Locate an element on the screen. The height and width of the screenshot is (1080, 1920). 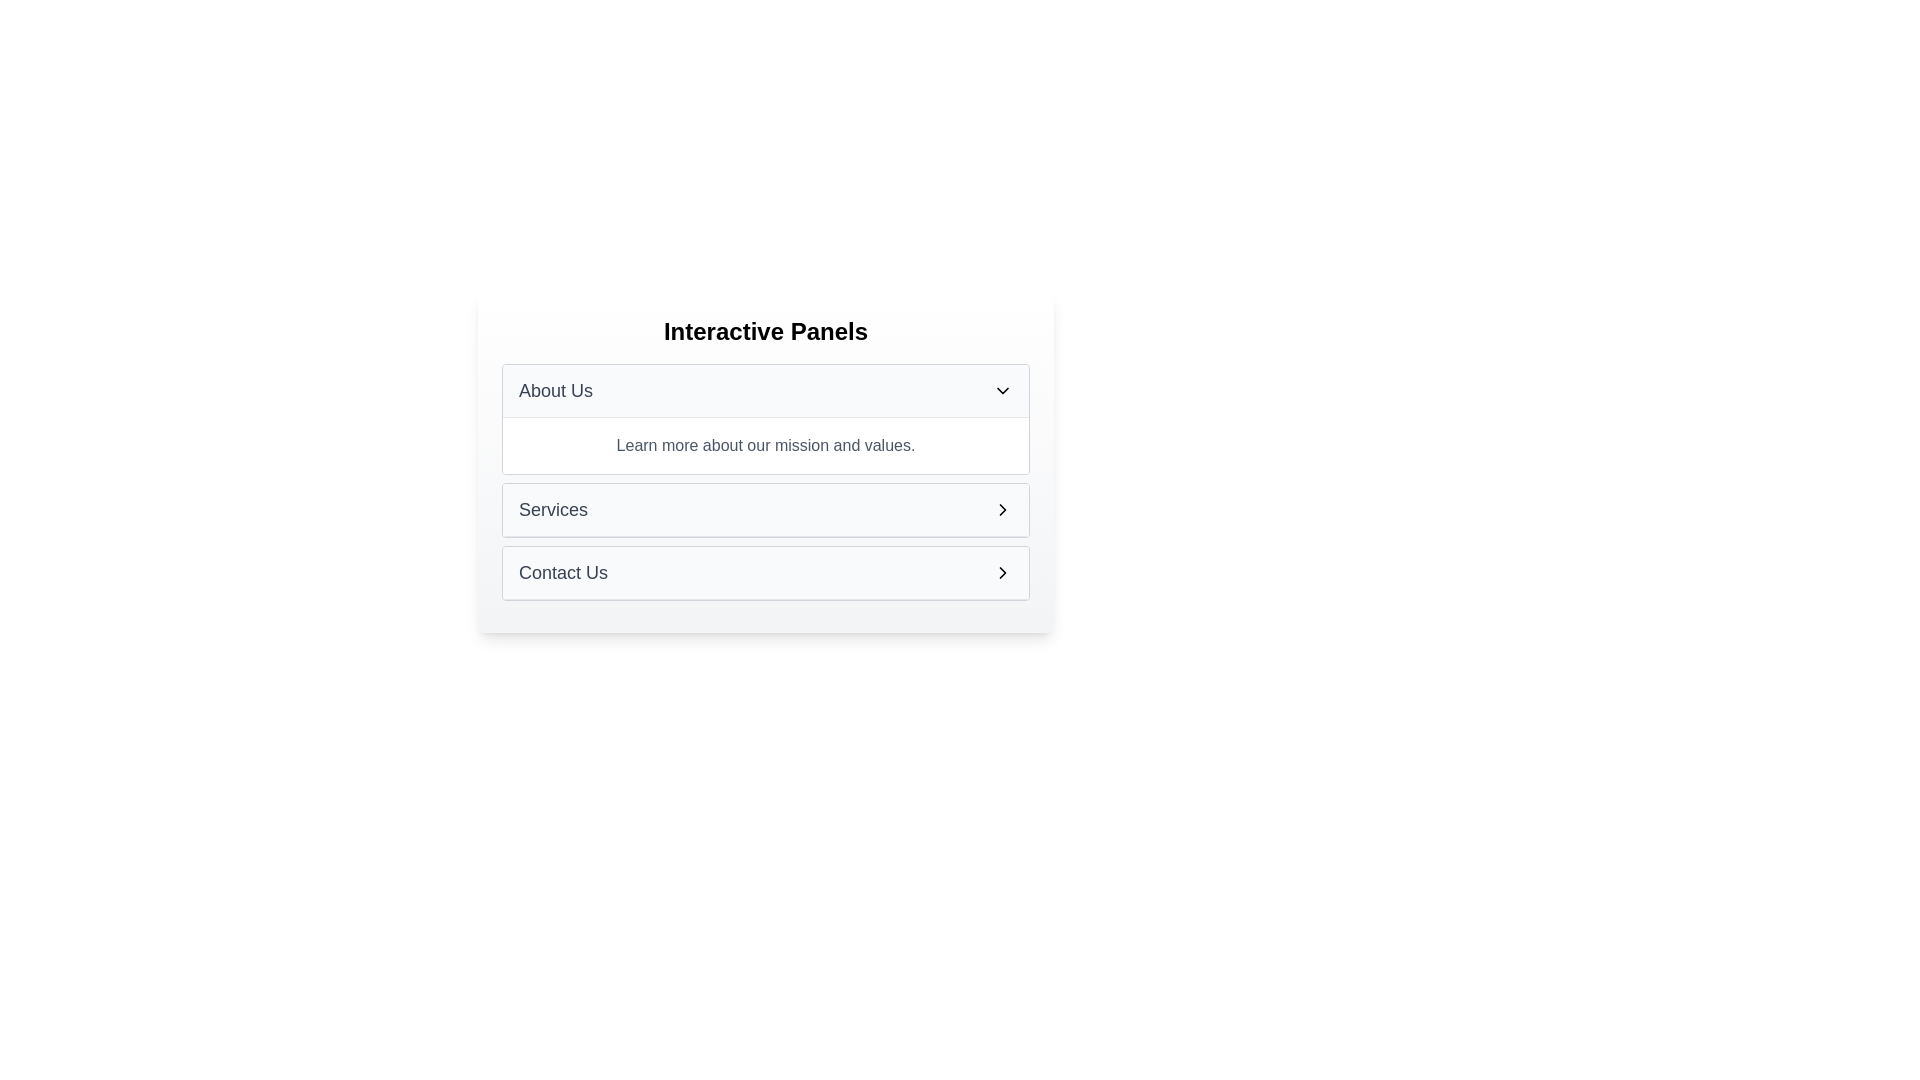
the chevron icon indicating rightward navigation located on the far-right side of the 'Contact Us' navigation option is located at coordinates (1003, 573).